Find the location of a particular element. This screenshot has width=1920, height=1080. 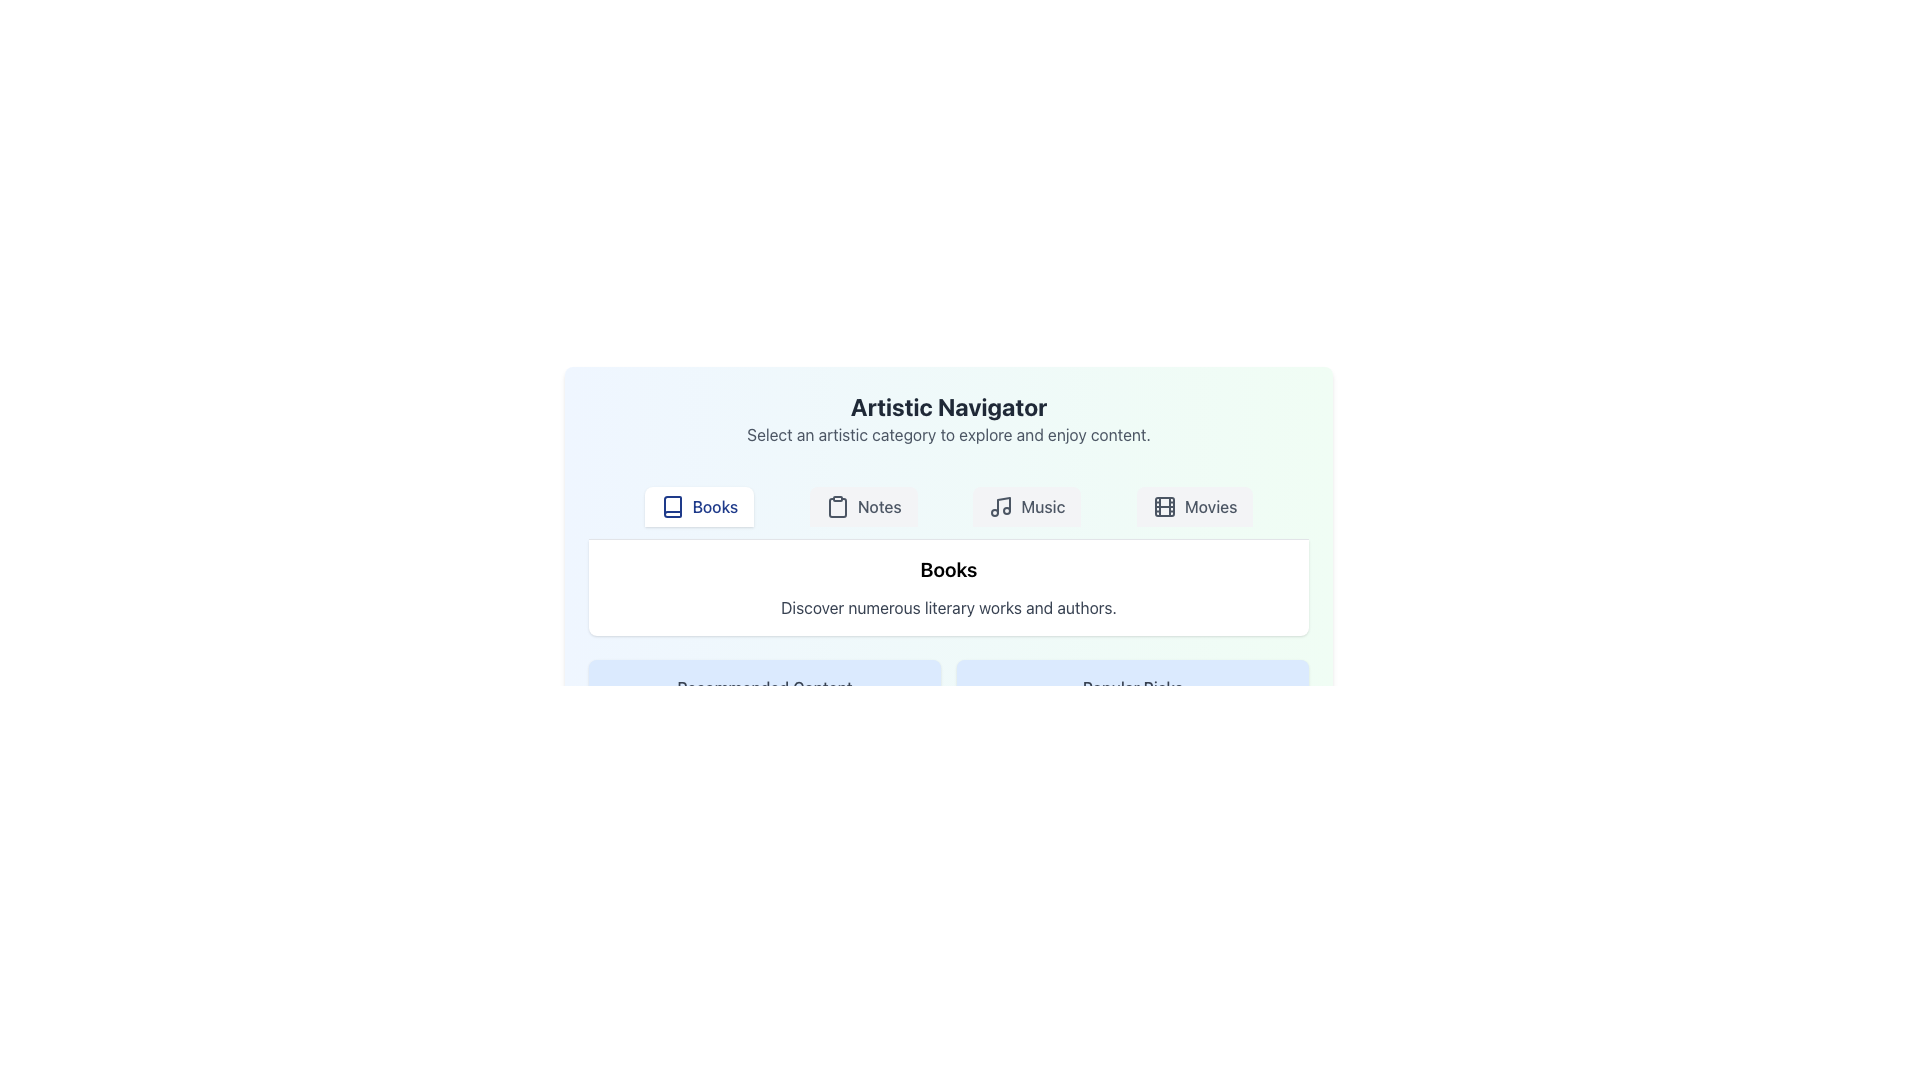

the 'Movies' button, which has a film roll icon and is styled with a soft background is located at coordinates (1195, 505).